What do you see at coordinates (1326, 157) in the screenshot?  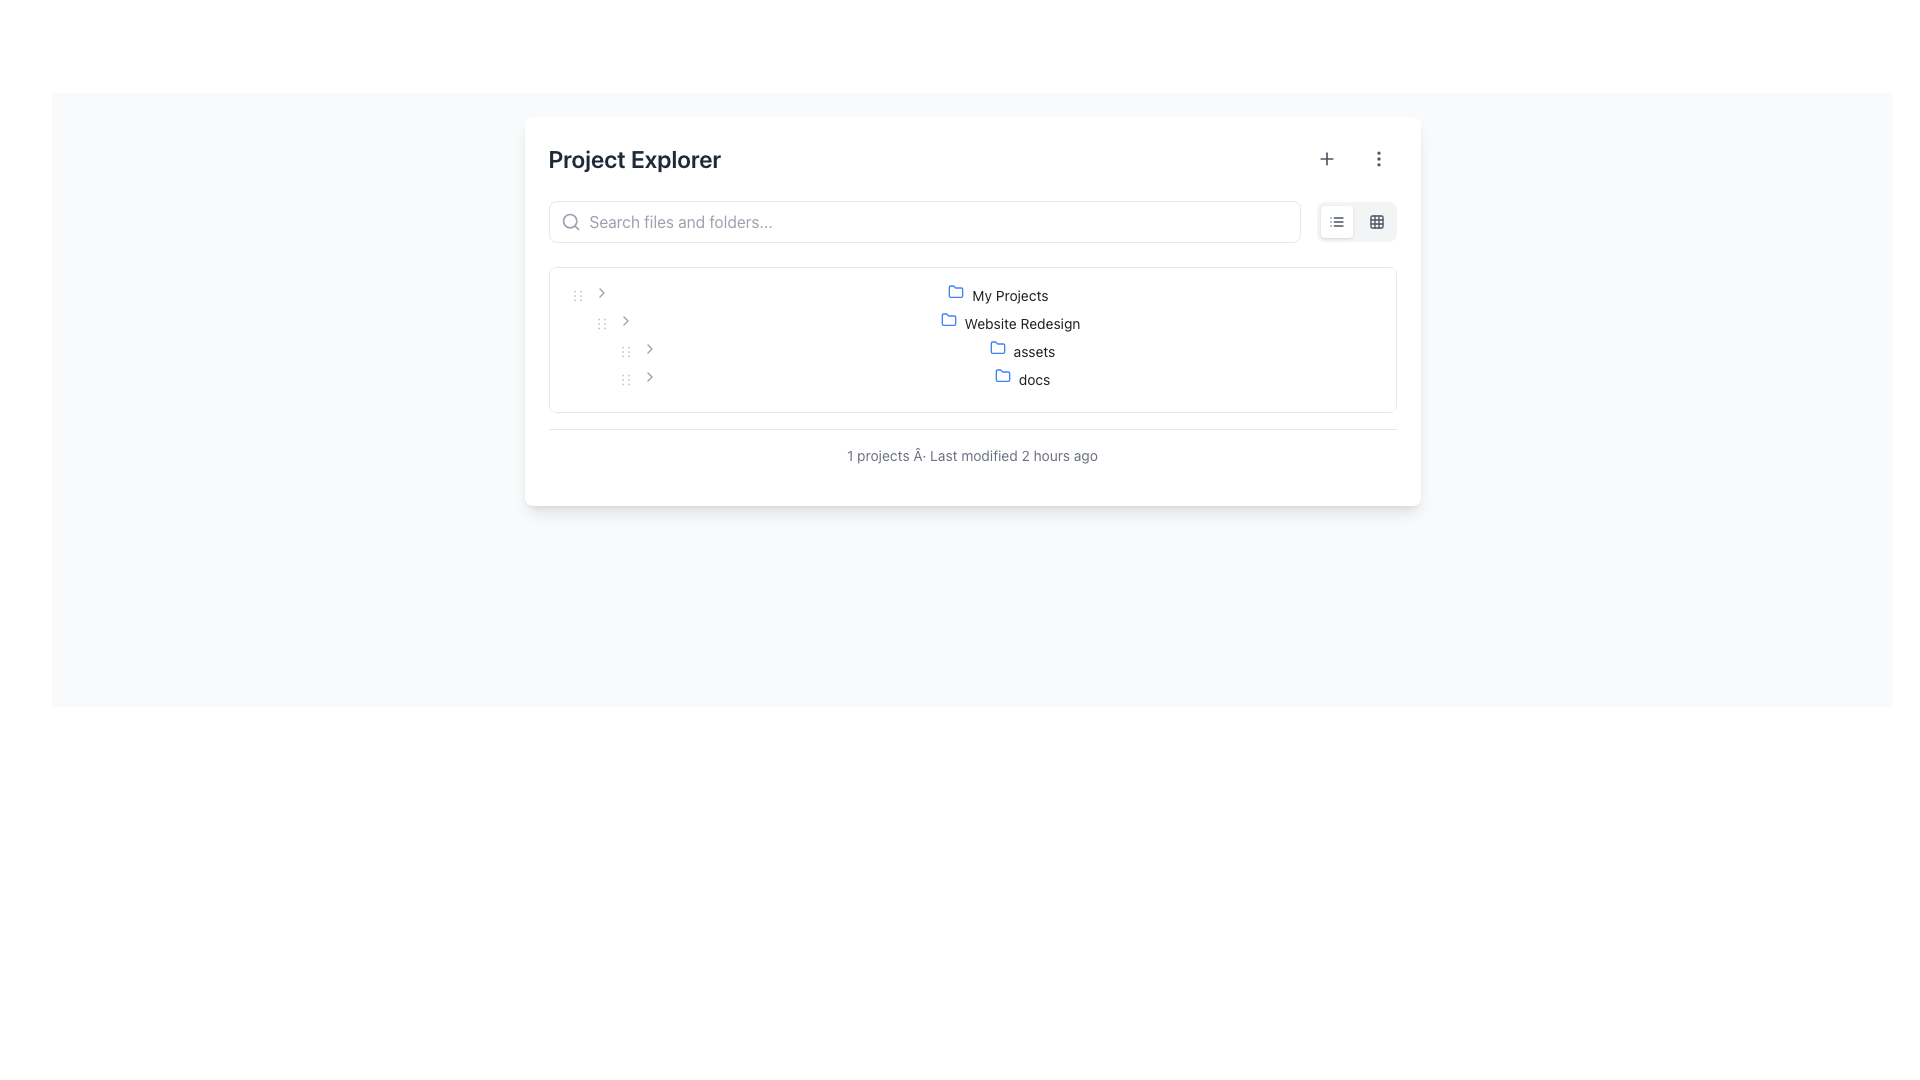 I see `the compact icon-style button with a plus sign ('+') located in the top-right corner of the 'Project Explorer' panel` at bounding box center [1326, 157].